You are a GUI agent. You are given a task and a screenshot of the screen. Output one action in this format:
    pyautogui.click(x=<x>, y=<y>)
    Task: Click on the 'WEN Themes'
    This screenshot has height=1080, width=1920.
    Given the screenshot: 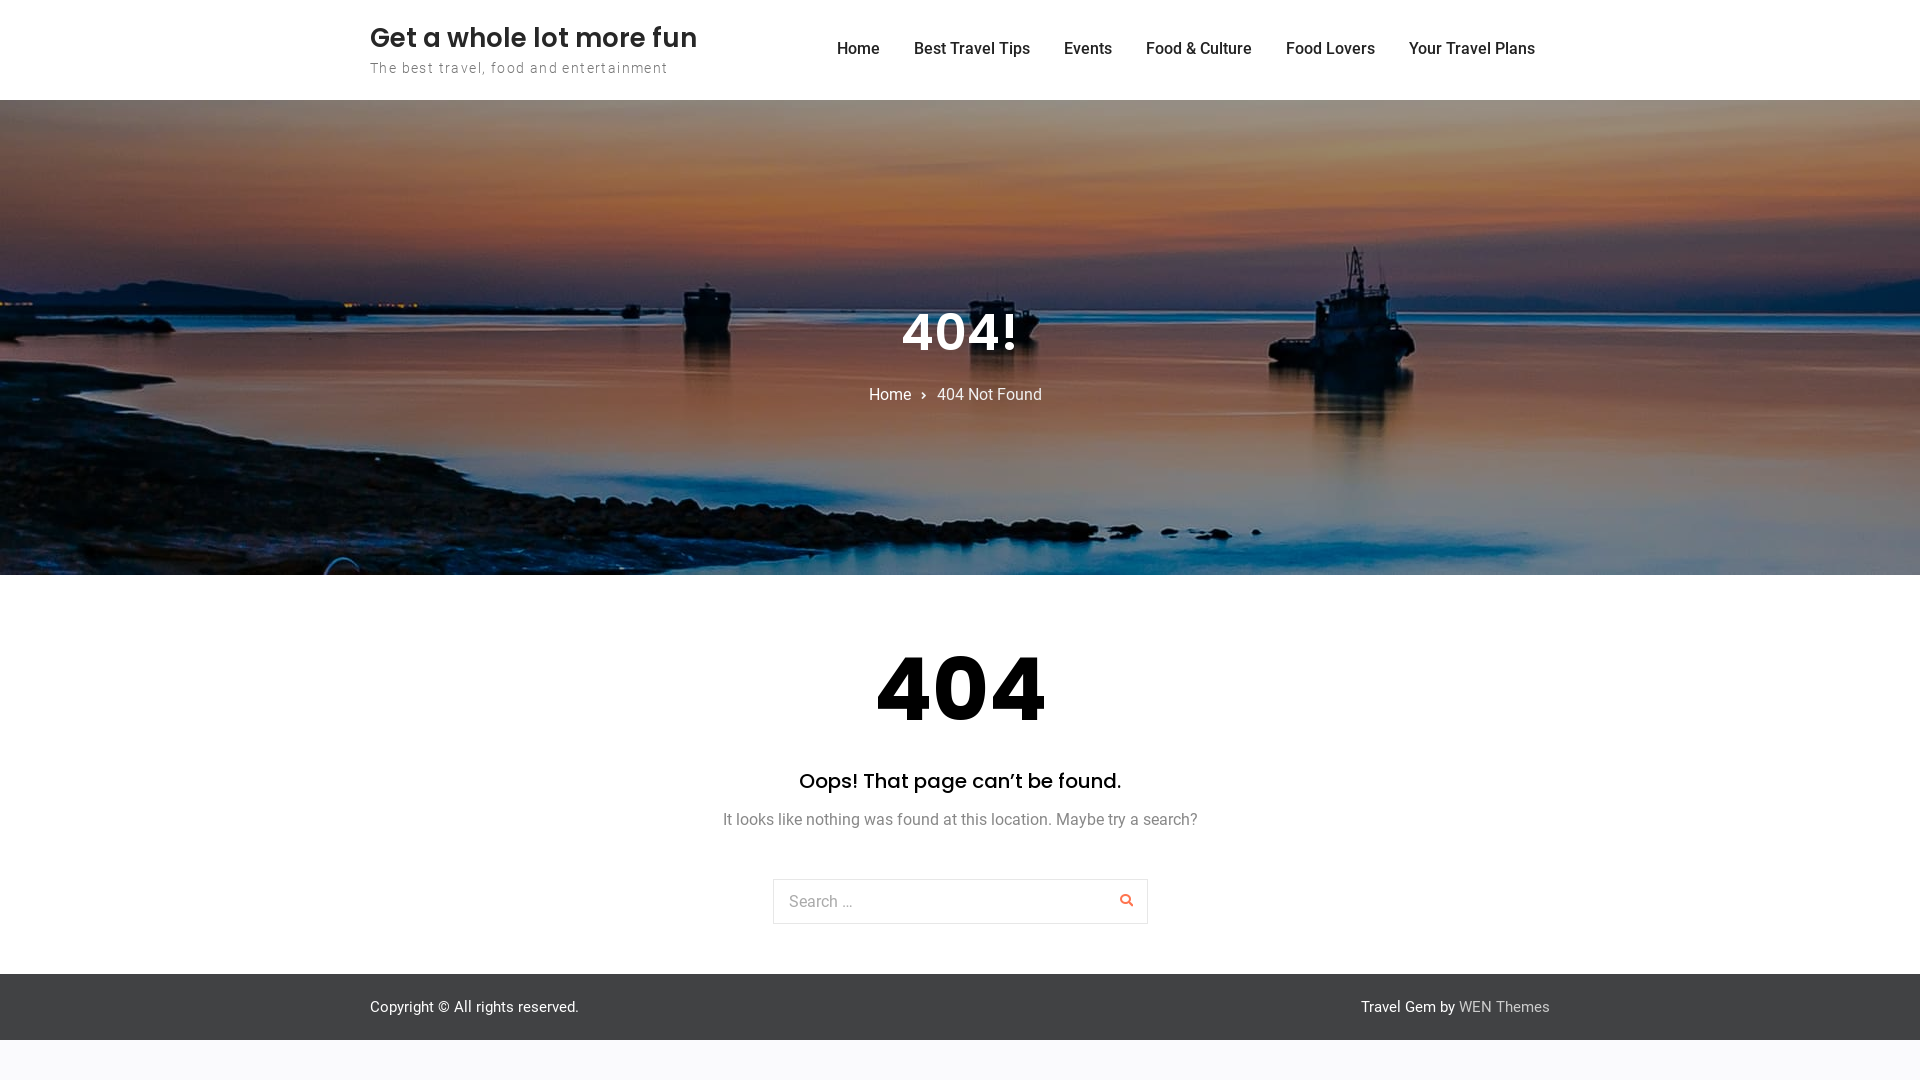 What is the action you would take?
    pyautogui.click(x=1504, y=1006)
    